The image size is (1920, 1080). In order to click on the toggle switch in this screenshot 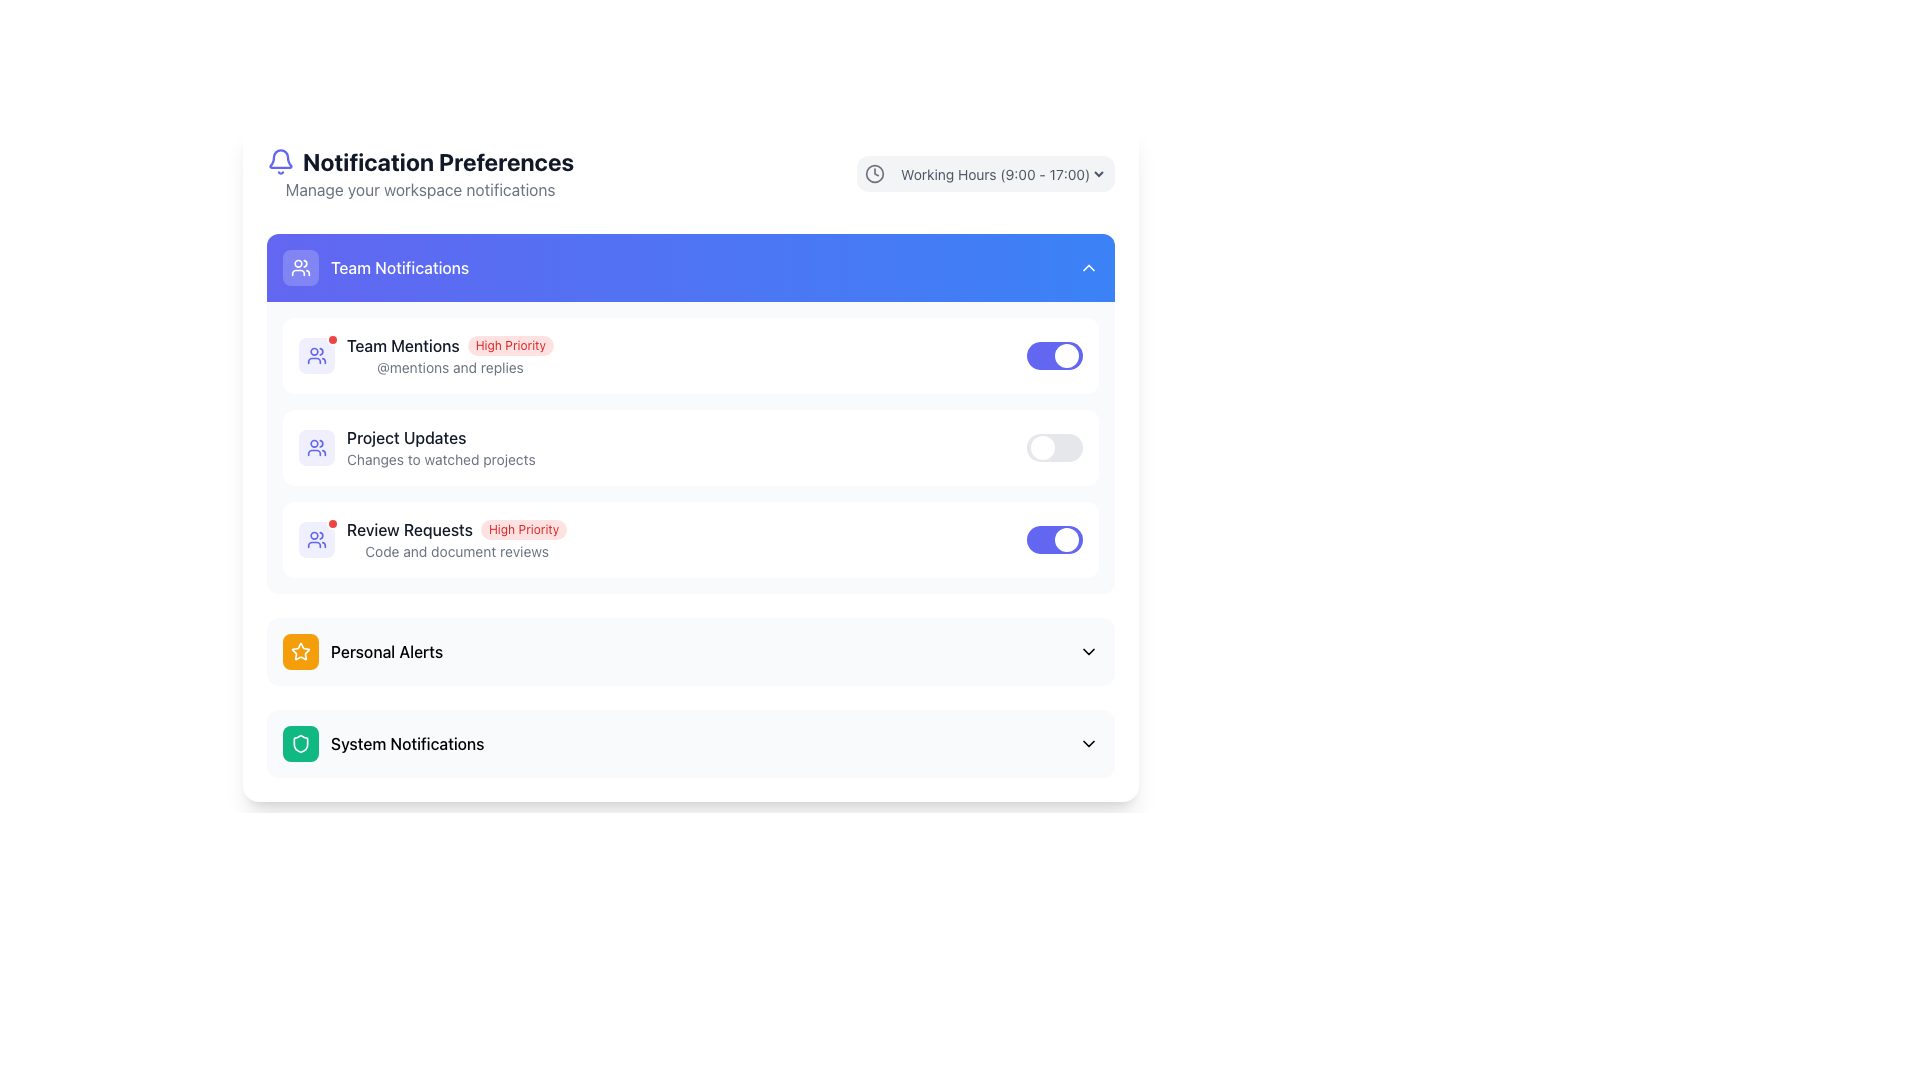, I will do `click(1054, 354)`.